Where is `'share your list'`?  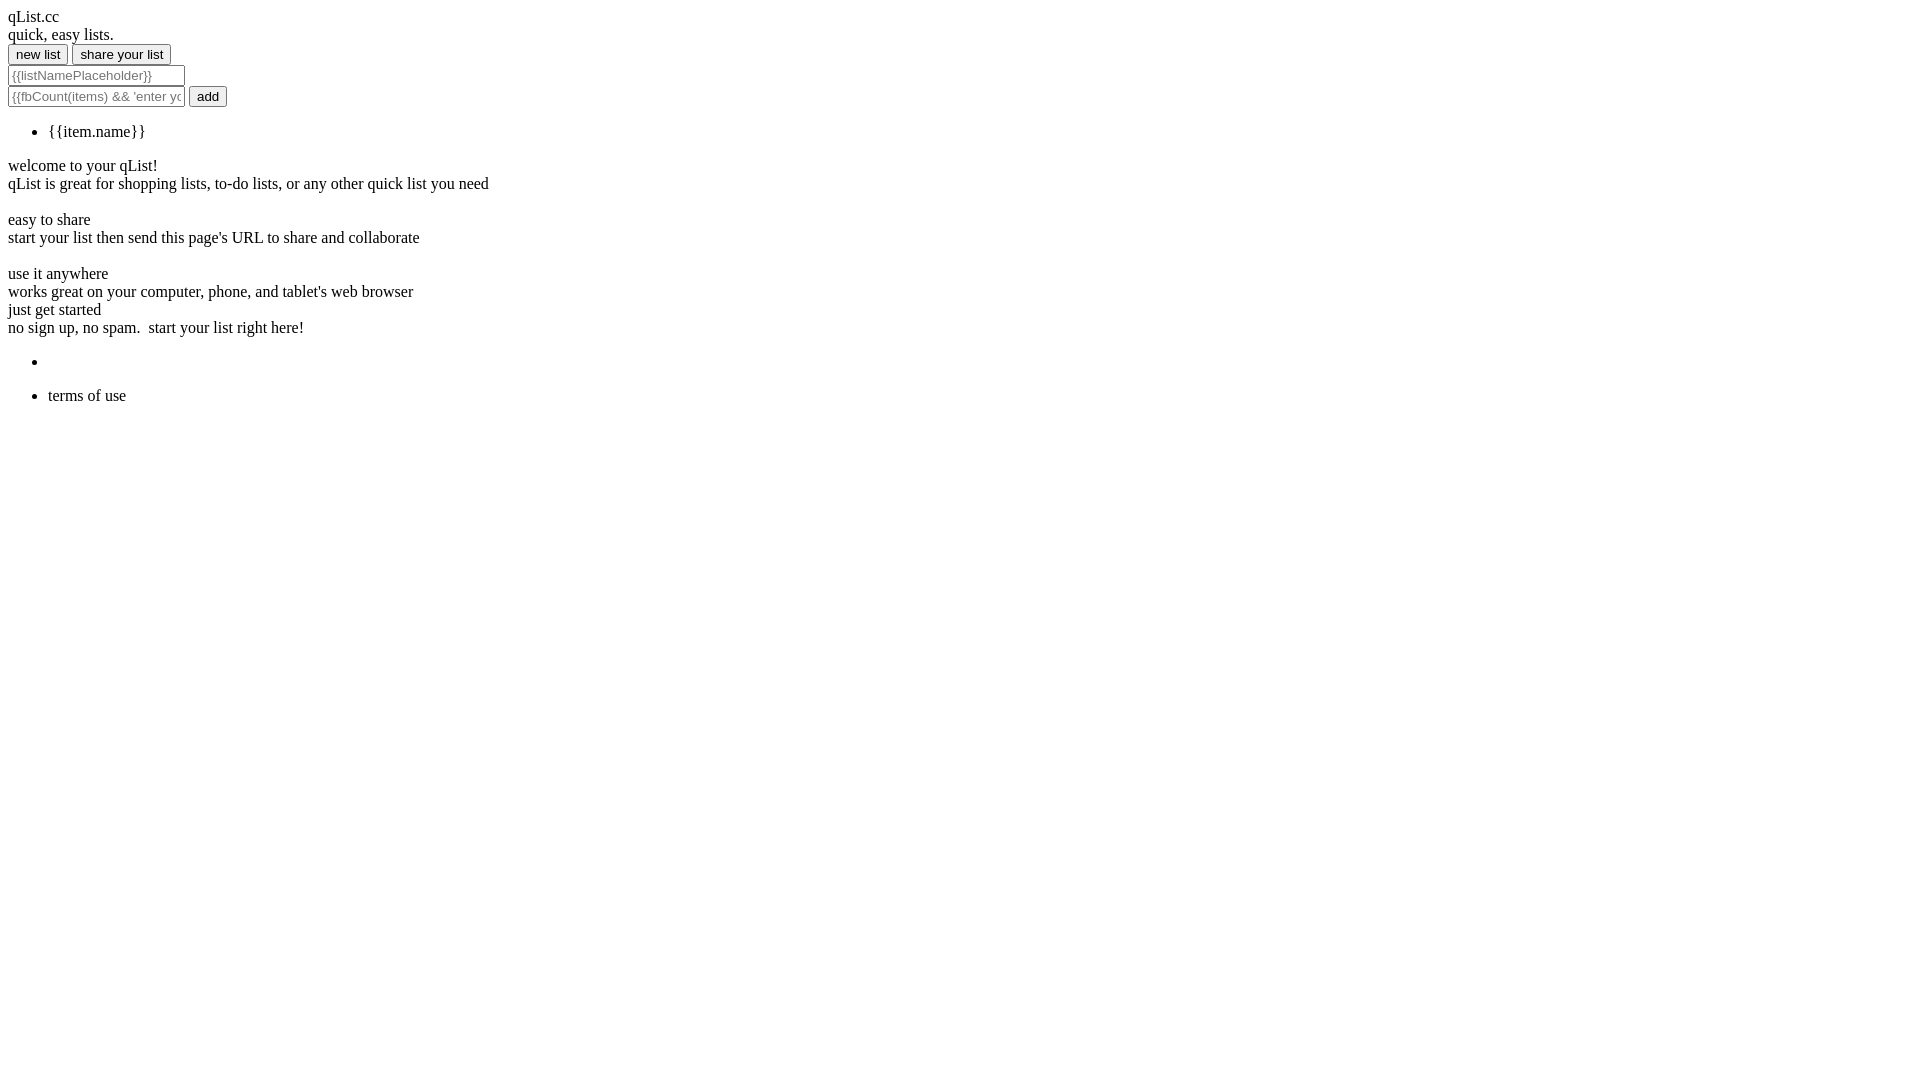 'share your list' is located at coordinates (120, 53).